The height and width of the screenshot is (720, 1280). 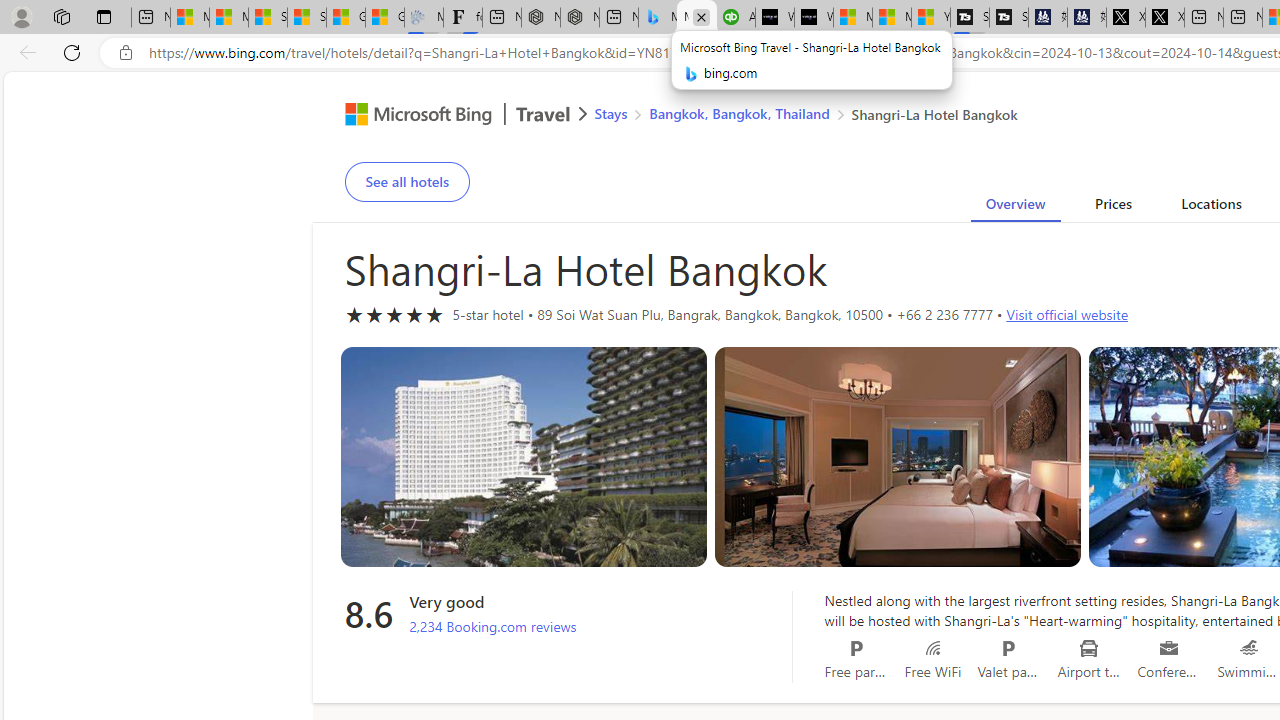 I want to click on 'Microsoft Bing Travel - Shangri-La Hotel Bangkok', so click(x=696, y=17).